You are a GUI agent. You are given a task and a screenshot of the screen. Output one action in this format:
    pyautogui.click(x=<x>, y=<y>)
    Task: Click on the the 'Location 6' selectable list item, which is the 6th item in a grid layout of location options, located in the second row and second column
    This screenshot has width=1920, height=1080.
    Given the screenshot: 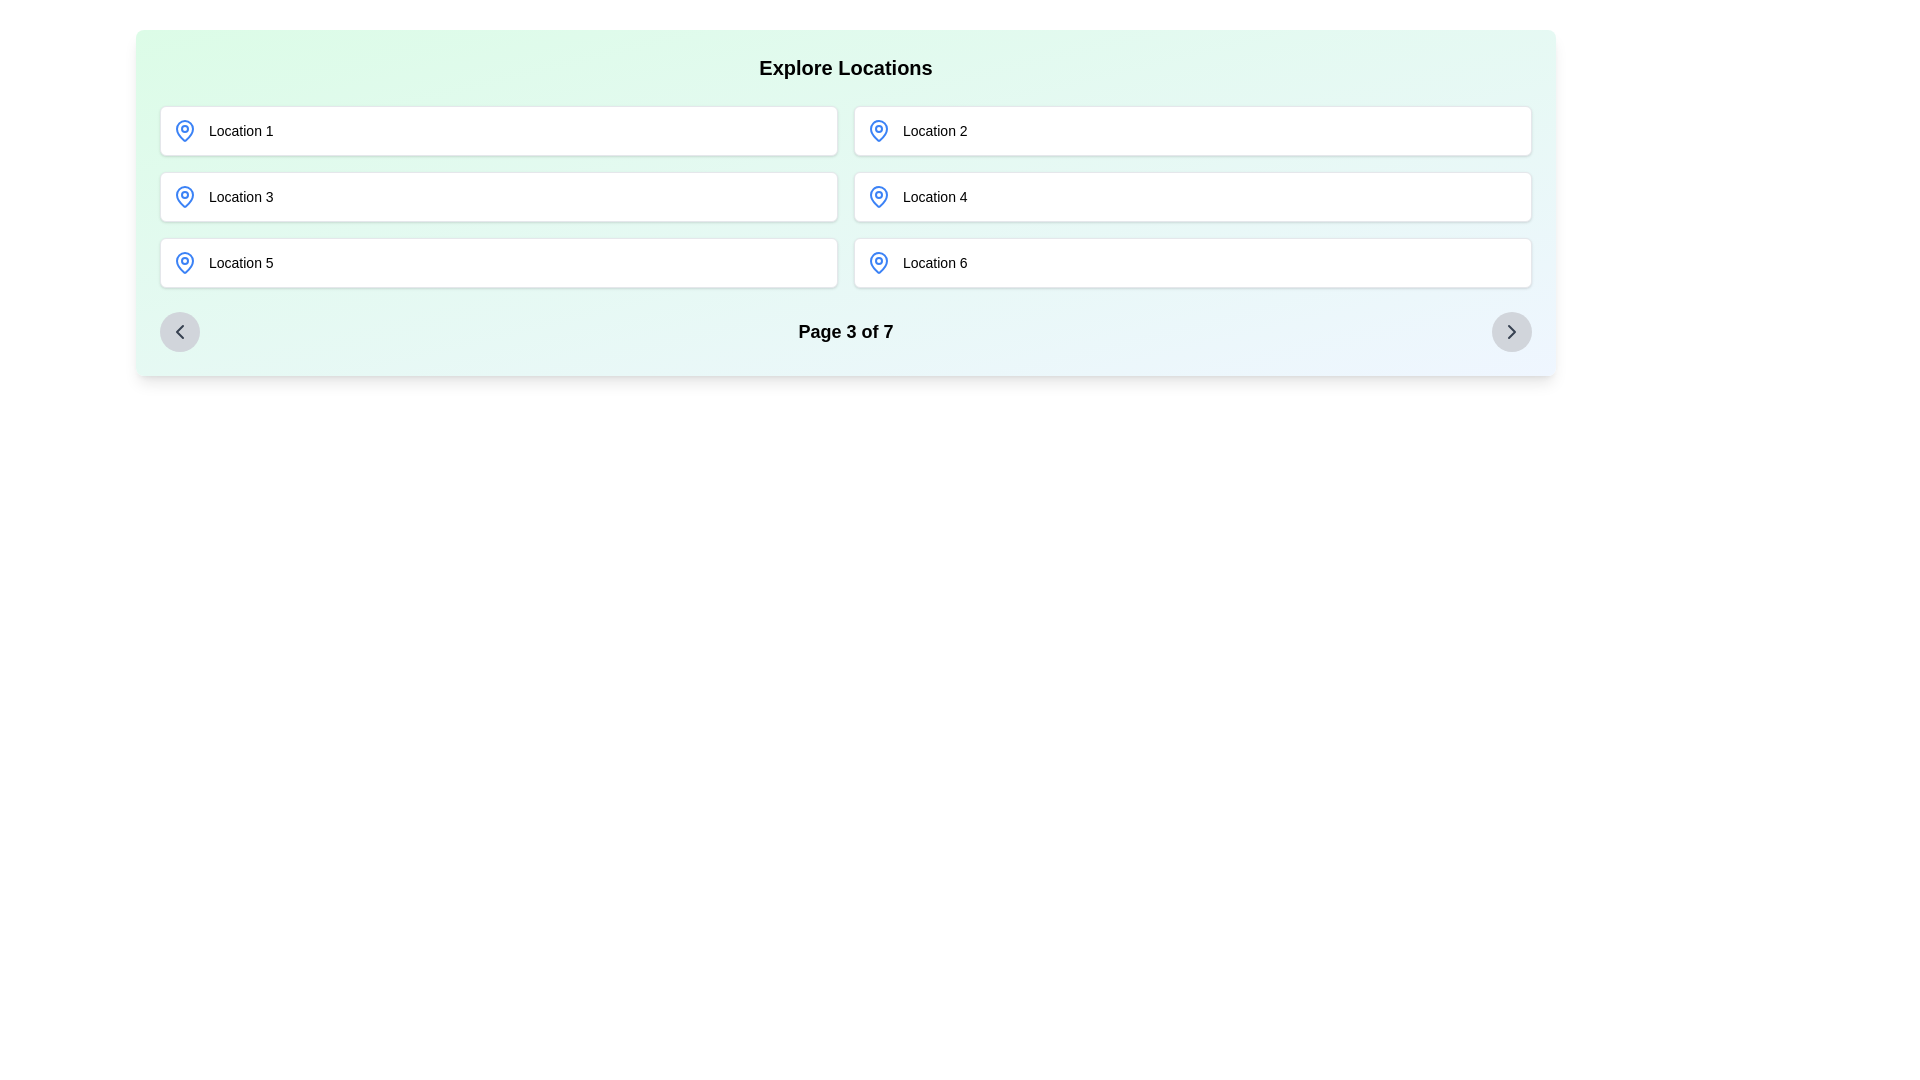 What is the action you would take?
    pyautogui.click(x=1193, y=261)
    